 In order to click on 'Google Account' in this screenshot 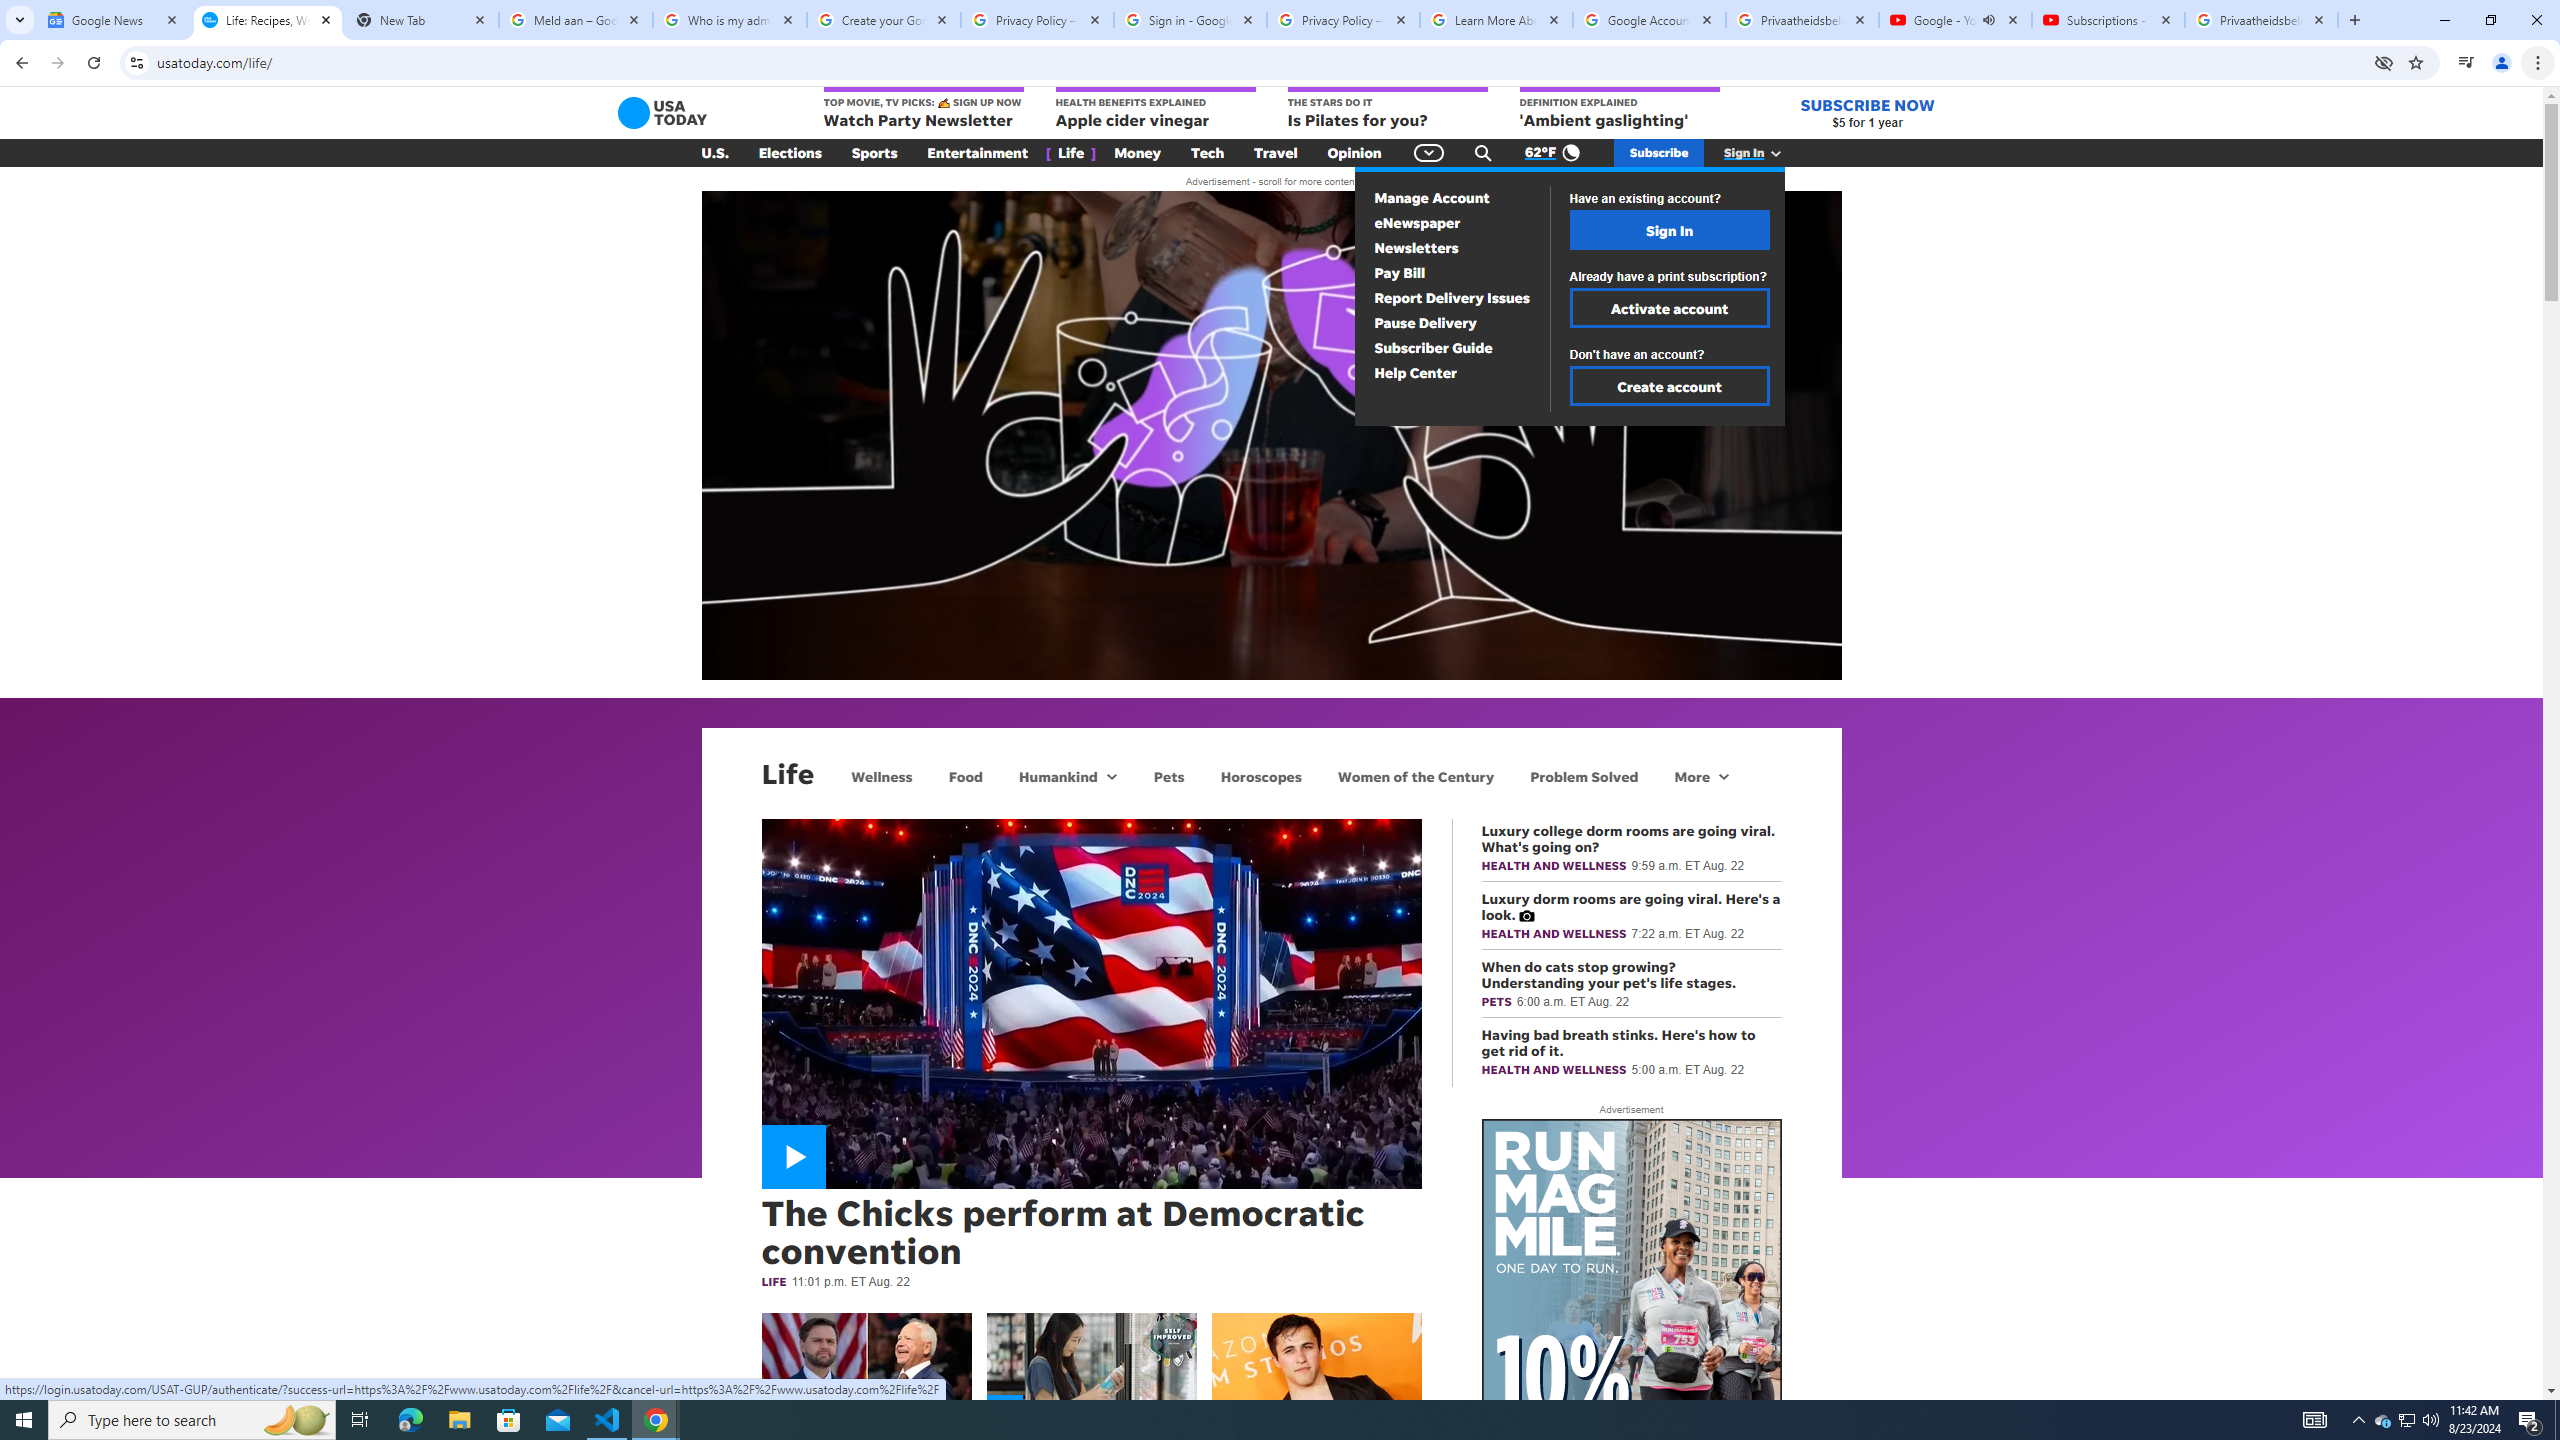, I will do `click(1648, 19)`.